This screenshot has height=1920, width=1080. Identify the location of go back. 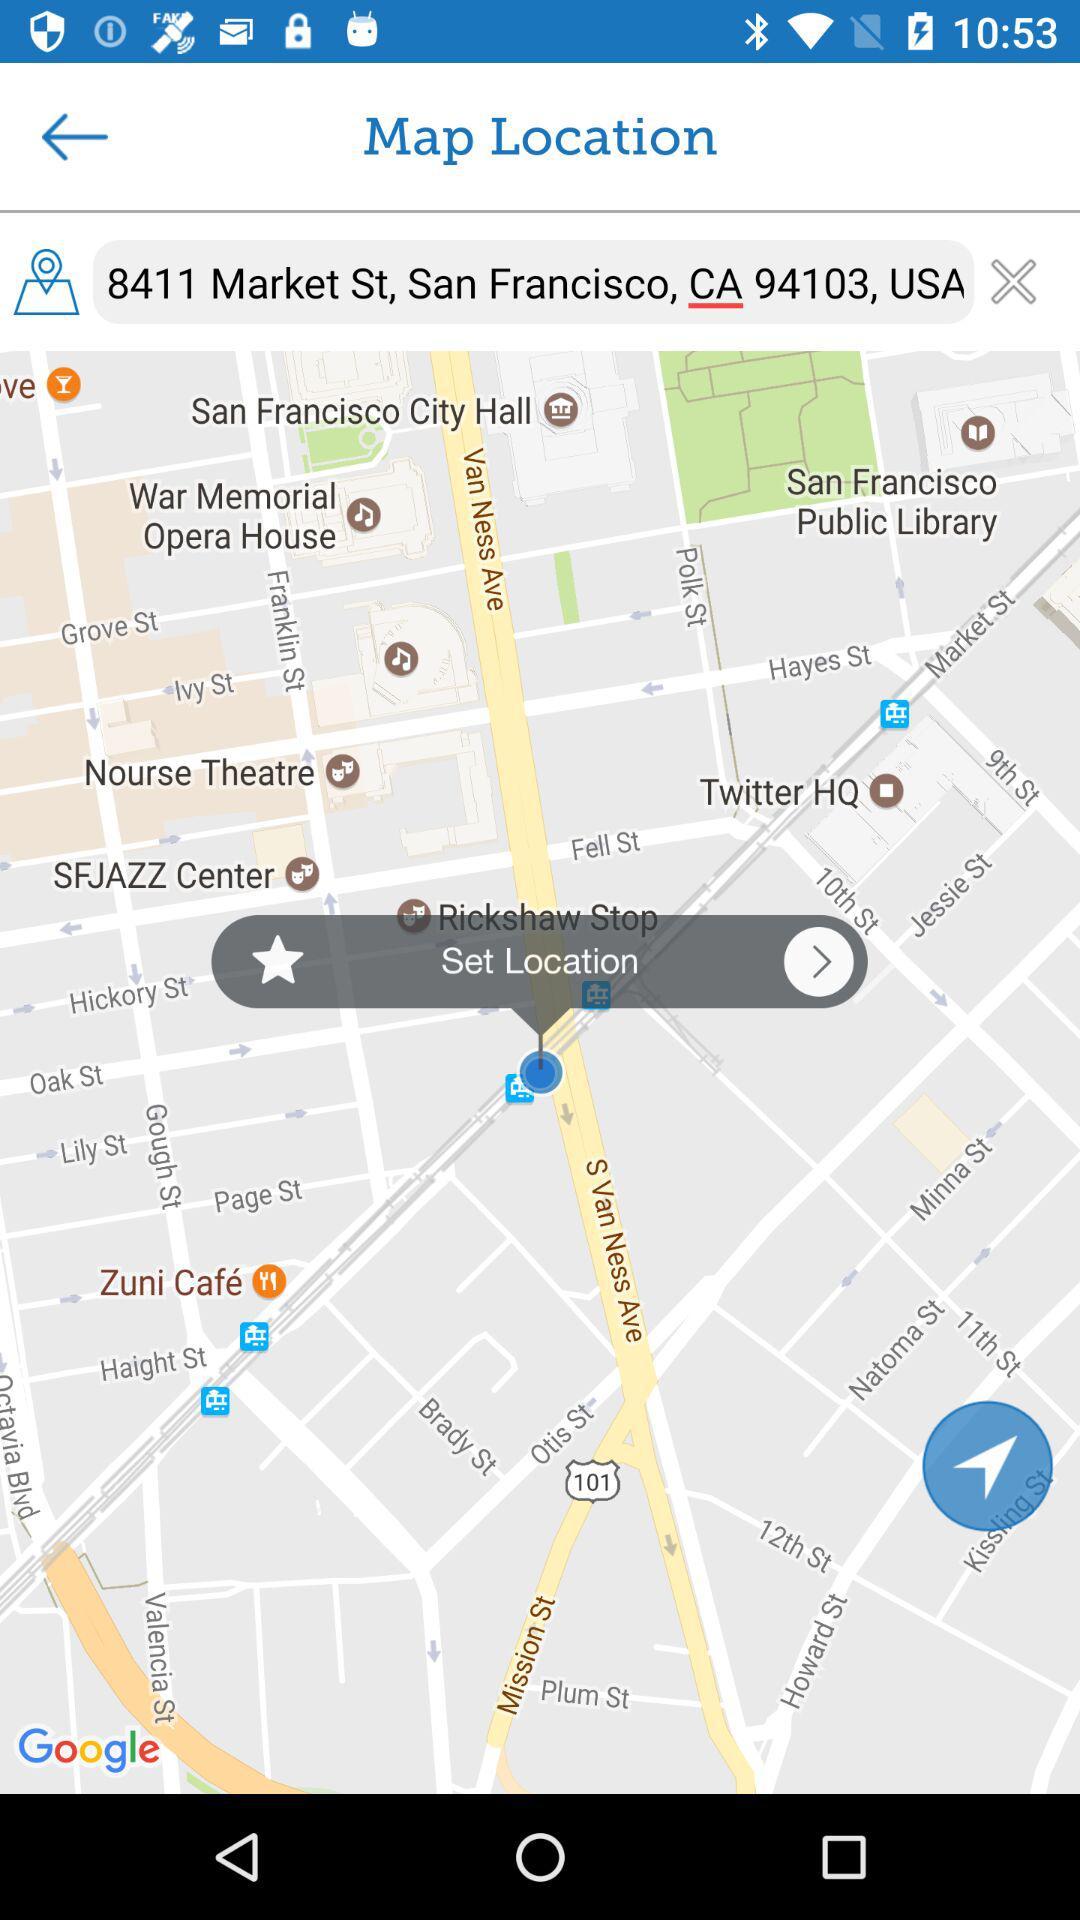
(73, 135).